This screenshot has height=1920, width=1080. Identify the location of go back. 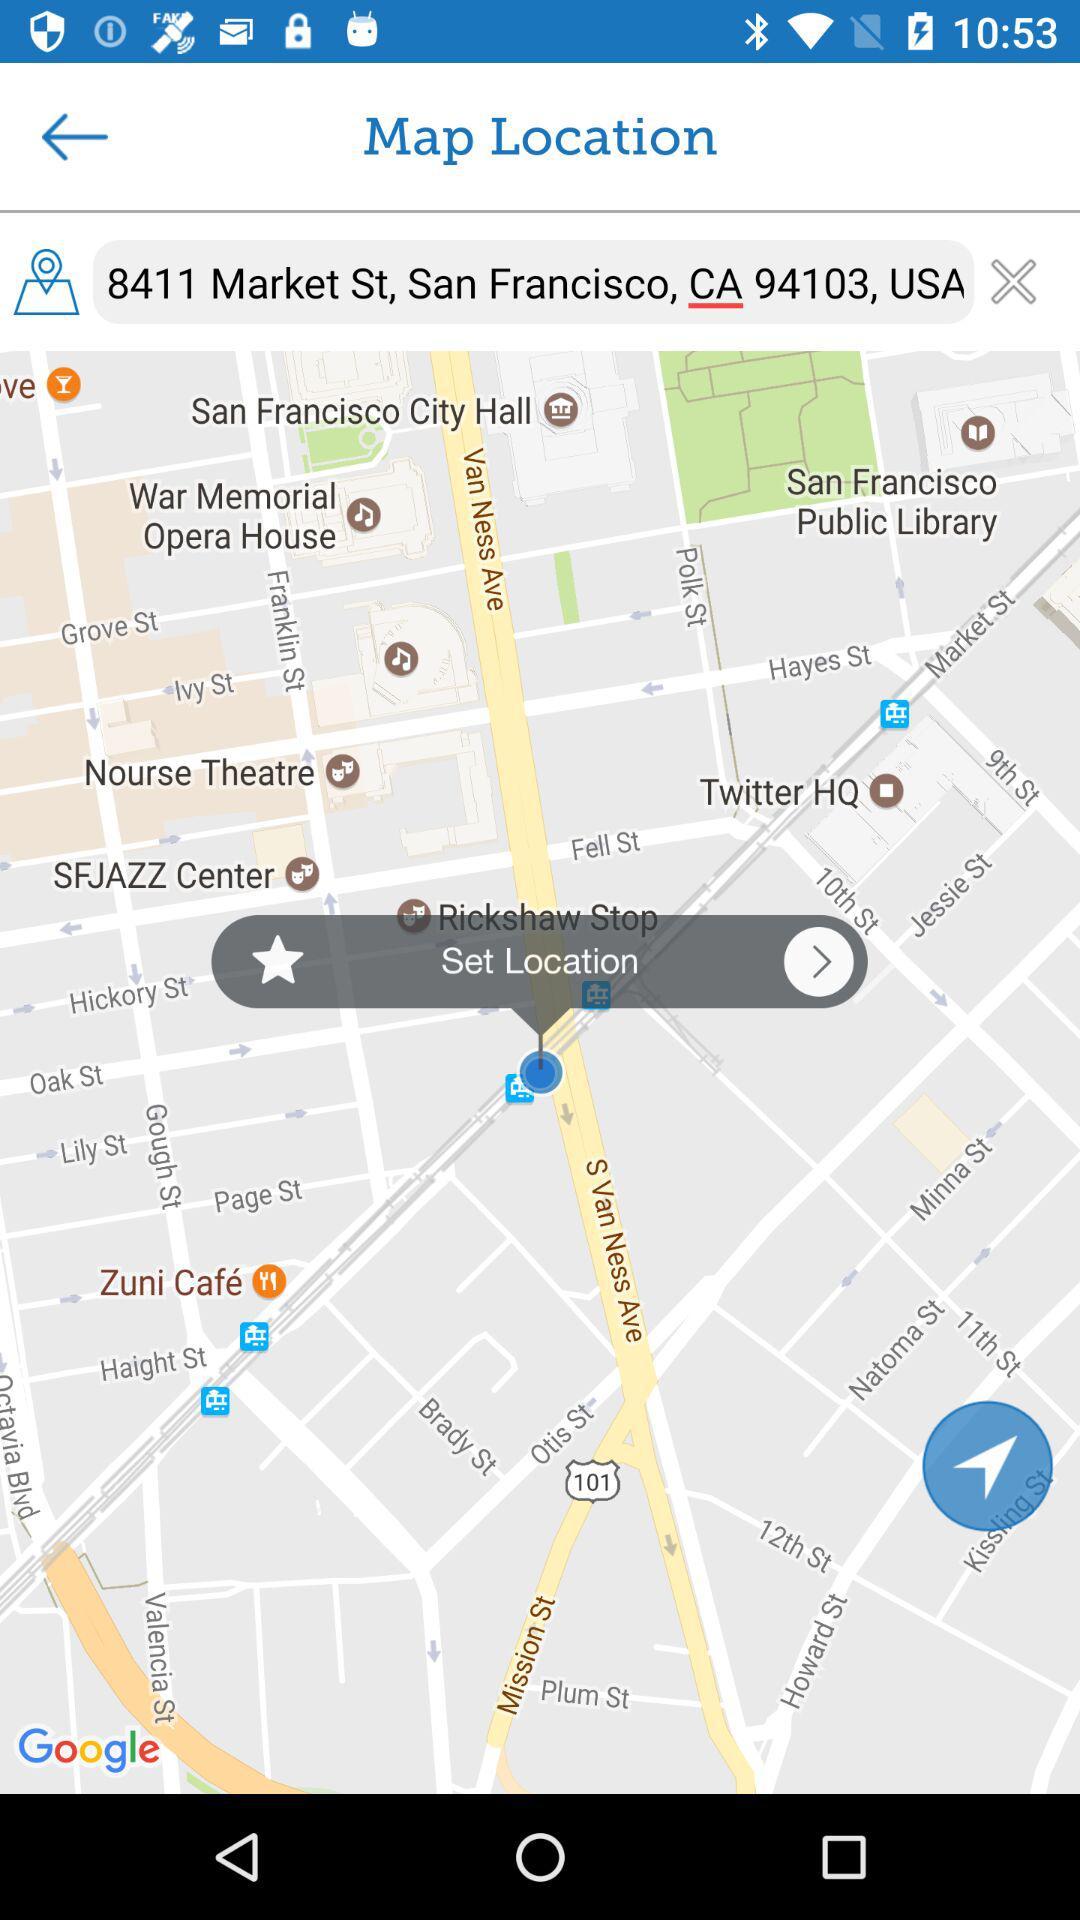
(73, 135).